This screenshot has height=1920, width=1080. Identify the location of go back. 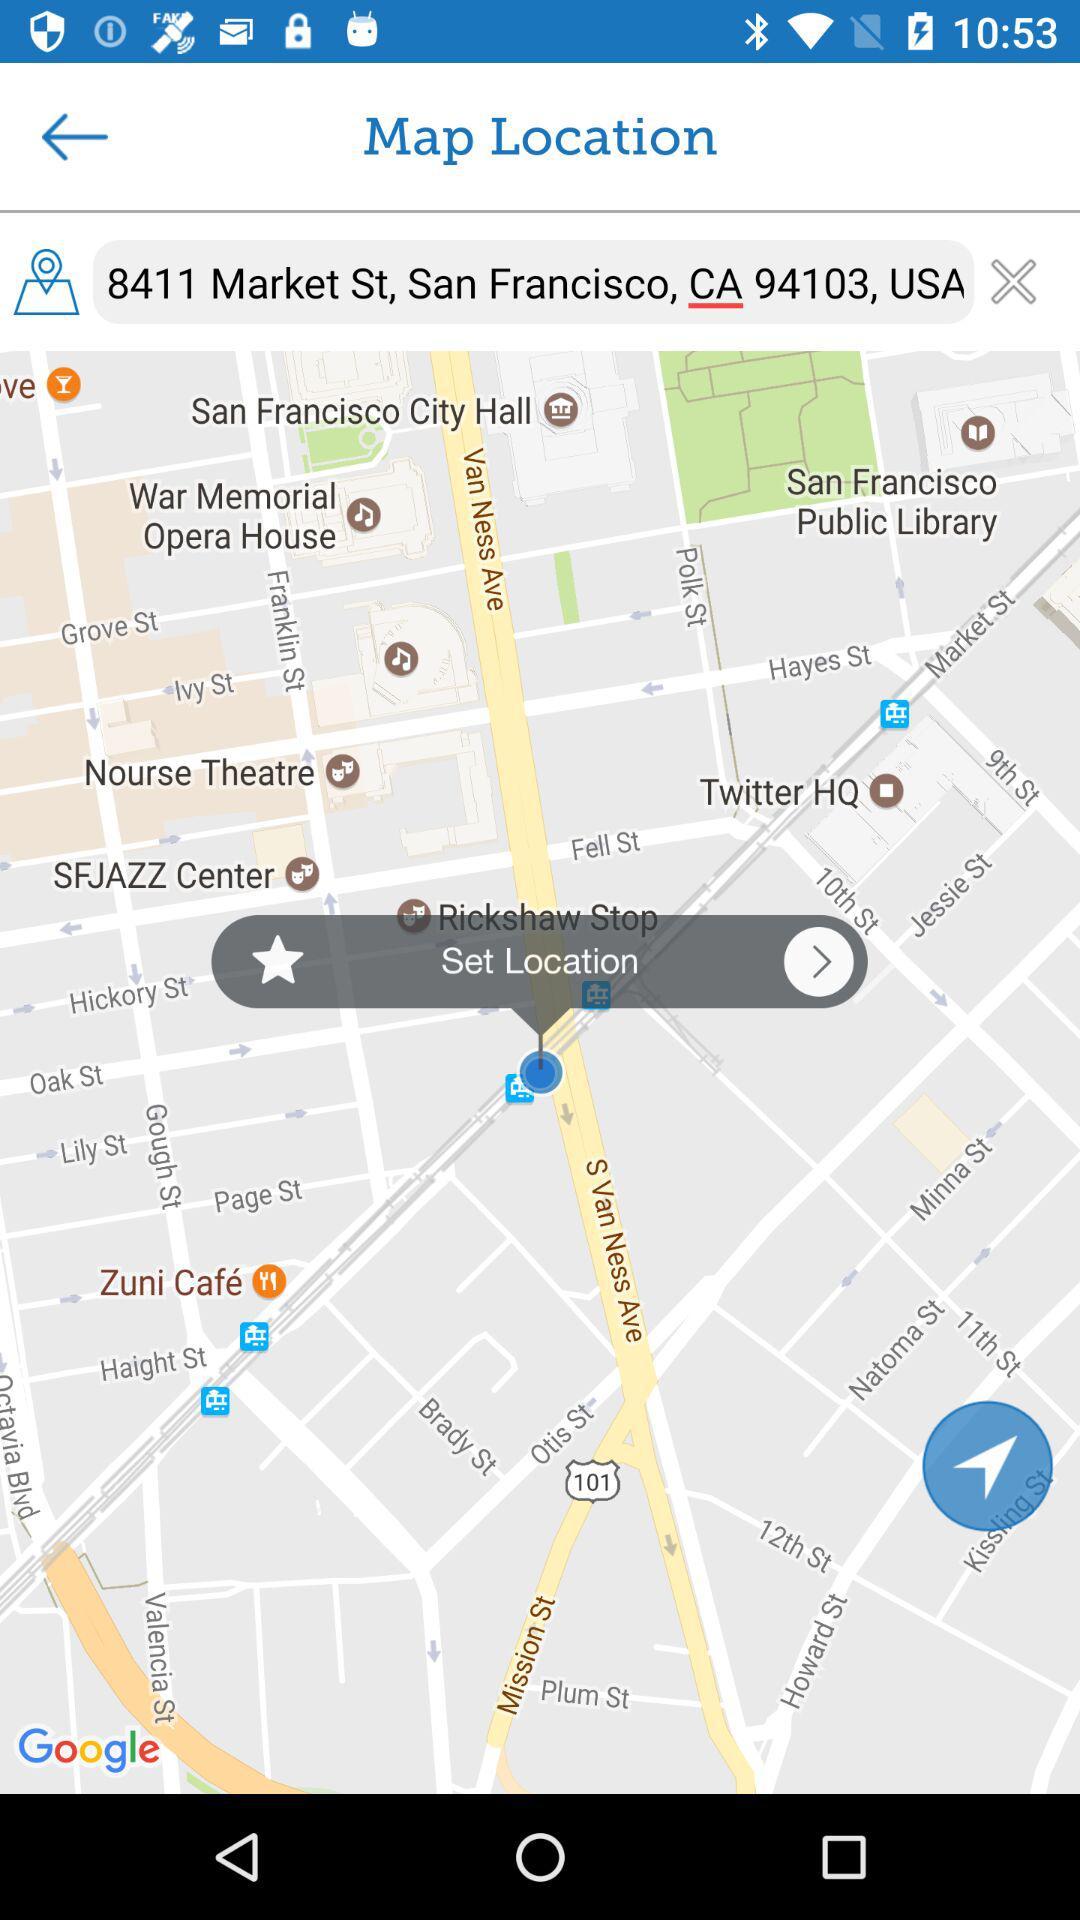
(73, 135).